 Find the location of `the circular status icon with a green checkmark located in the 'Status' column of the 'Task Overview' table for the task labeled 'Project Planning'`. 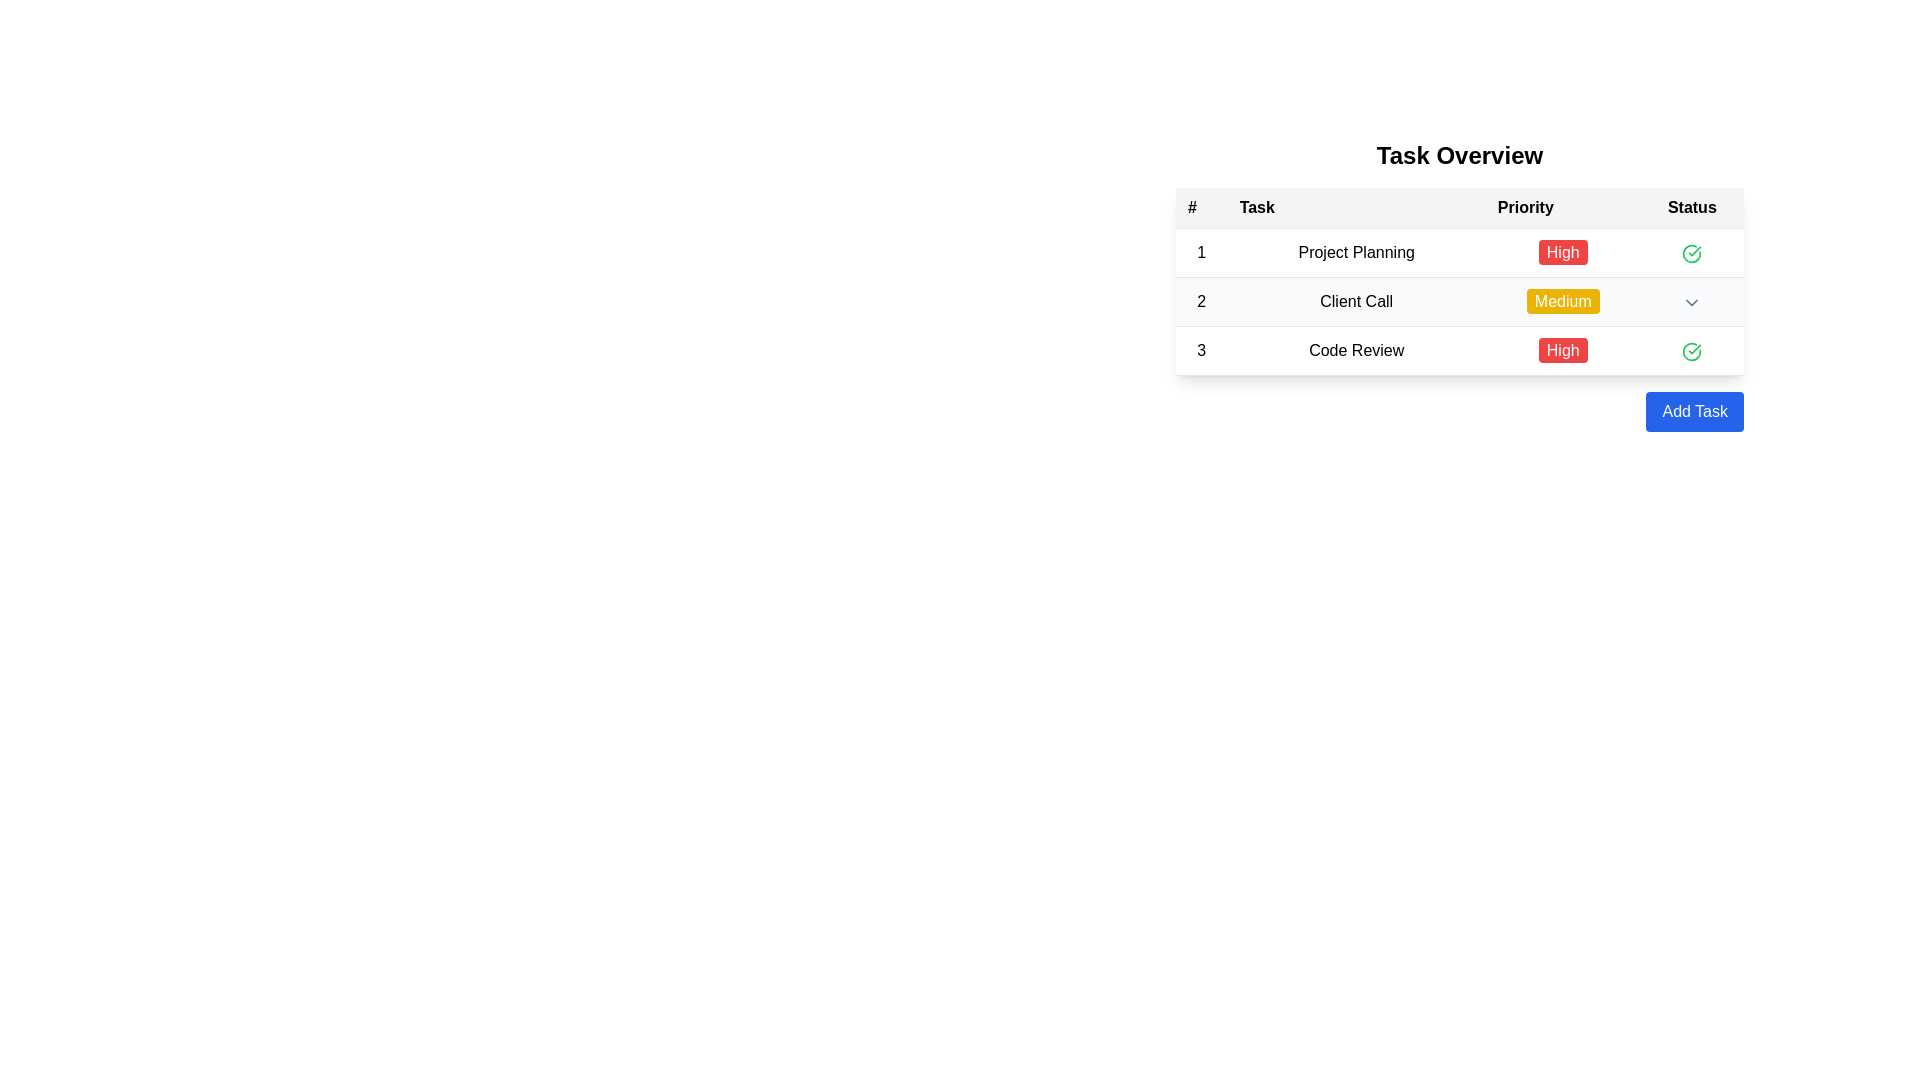

the circular status icon with a green checkmark located in the 'Status' column of the 'Task Overview' table for the task labeled 'Project Planning' is located at coordinates (1691, 252).